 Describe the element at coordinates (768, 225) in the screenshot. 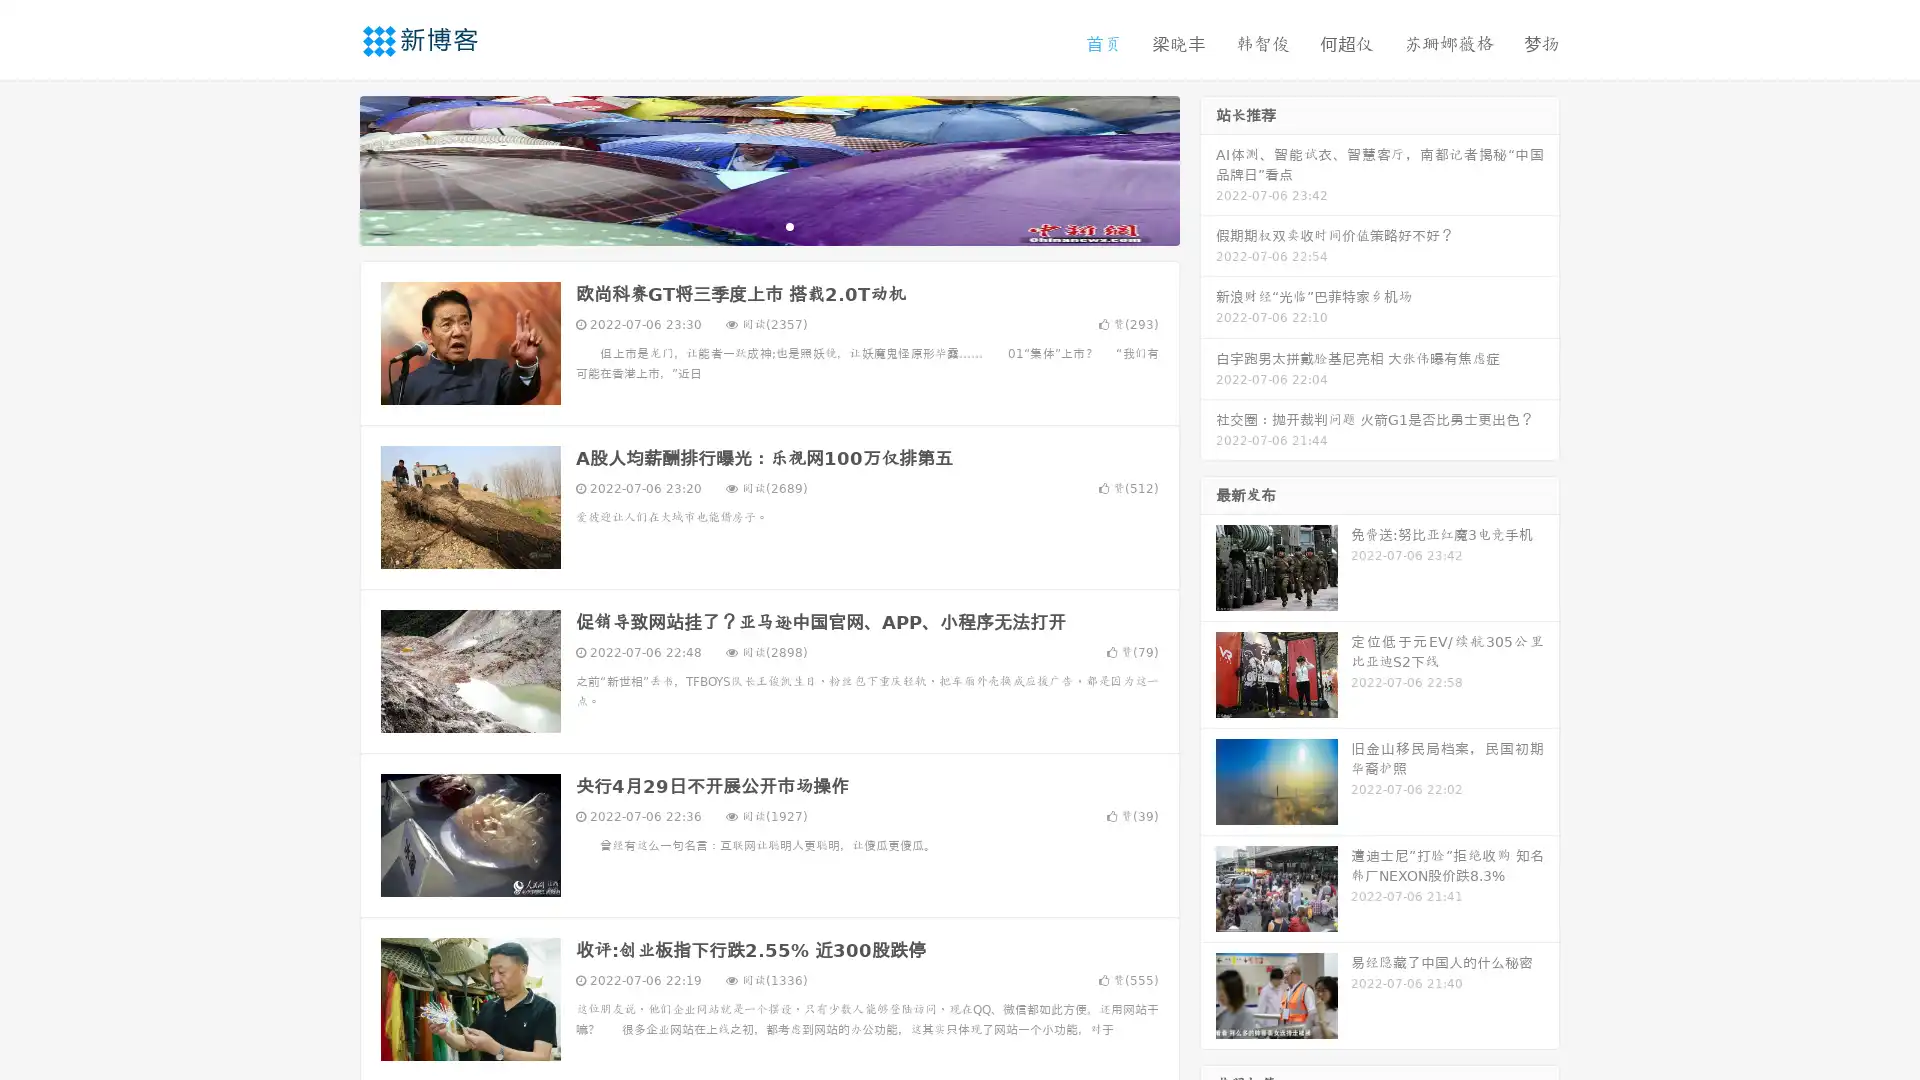

I see `Go to slide 2` at that location.